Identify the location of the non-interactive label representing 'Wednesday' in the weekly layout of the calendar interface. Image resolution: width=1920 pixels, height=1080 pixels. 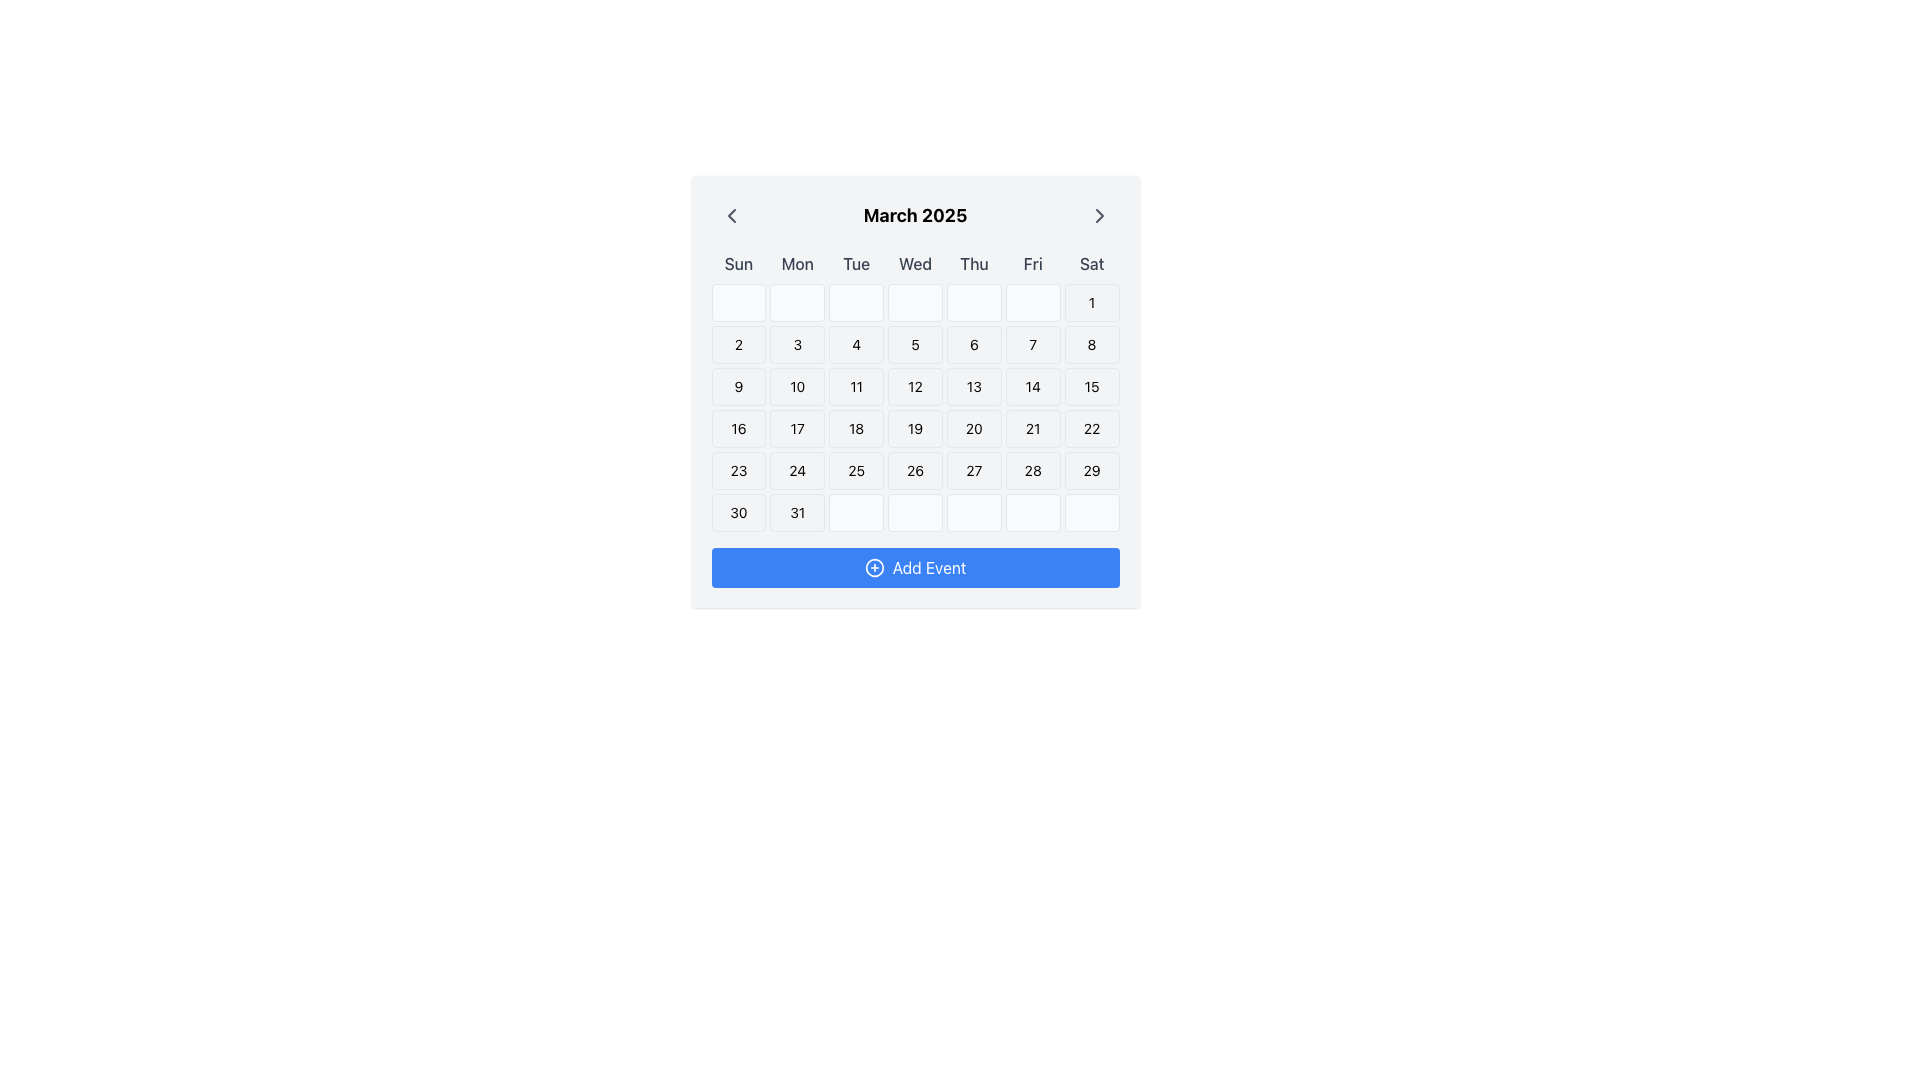
(914, 262).